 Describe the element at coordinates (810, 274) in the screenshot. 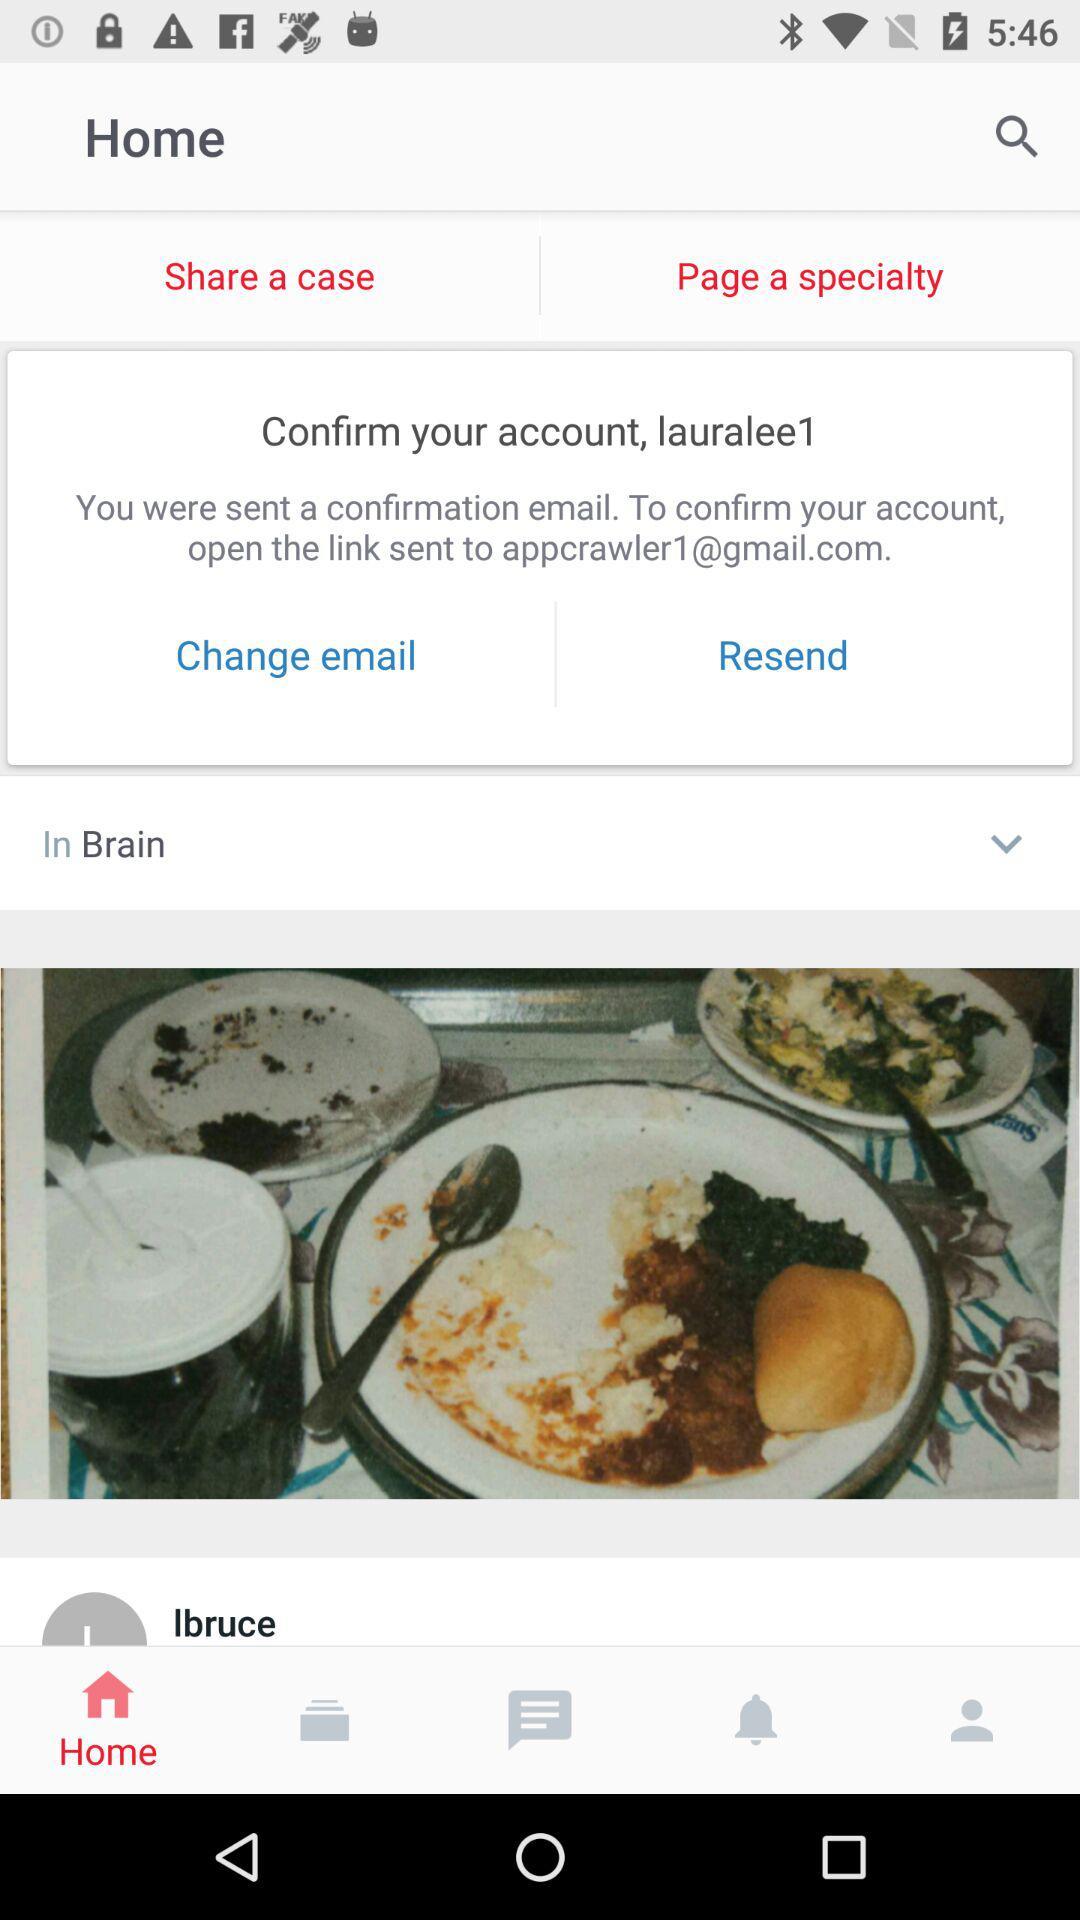

I see `the icon above the confirm your account icon` at that location.